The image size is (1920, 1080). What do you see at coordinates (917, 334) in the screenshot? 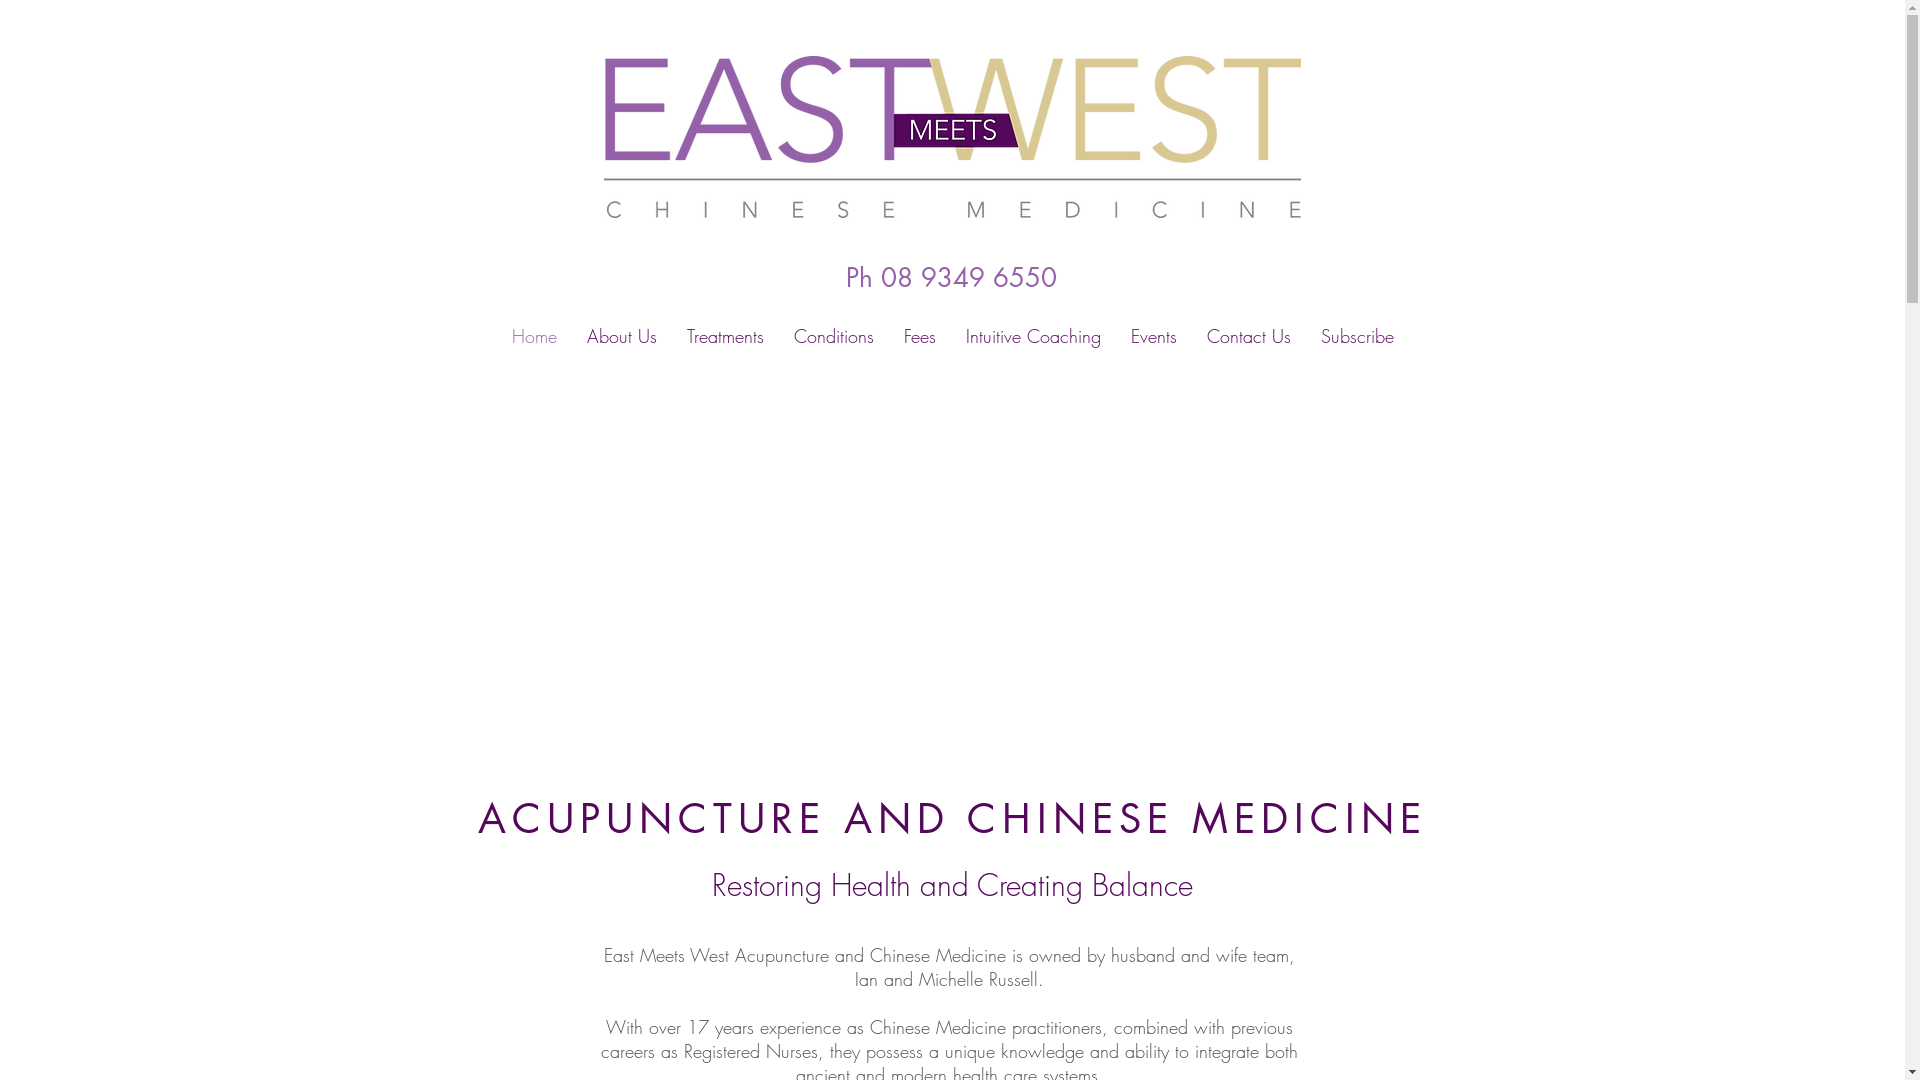
I see `'Fees'` at bounding box center [917, 334].